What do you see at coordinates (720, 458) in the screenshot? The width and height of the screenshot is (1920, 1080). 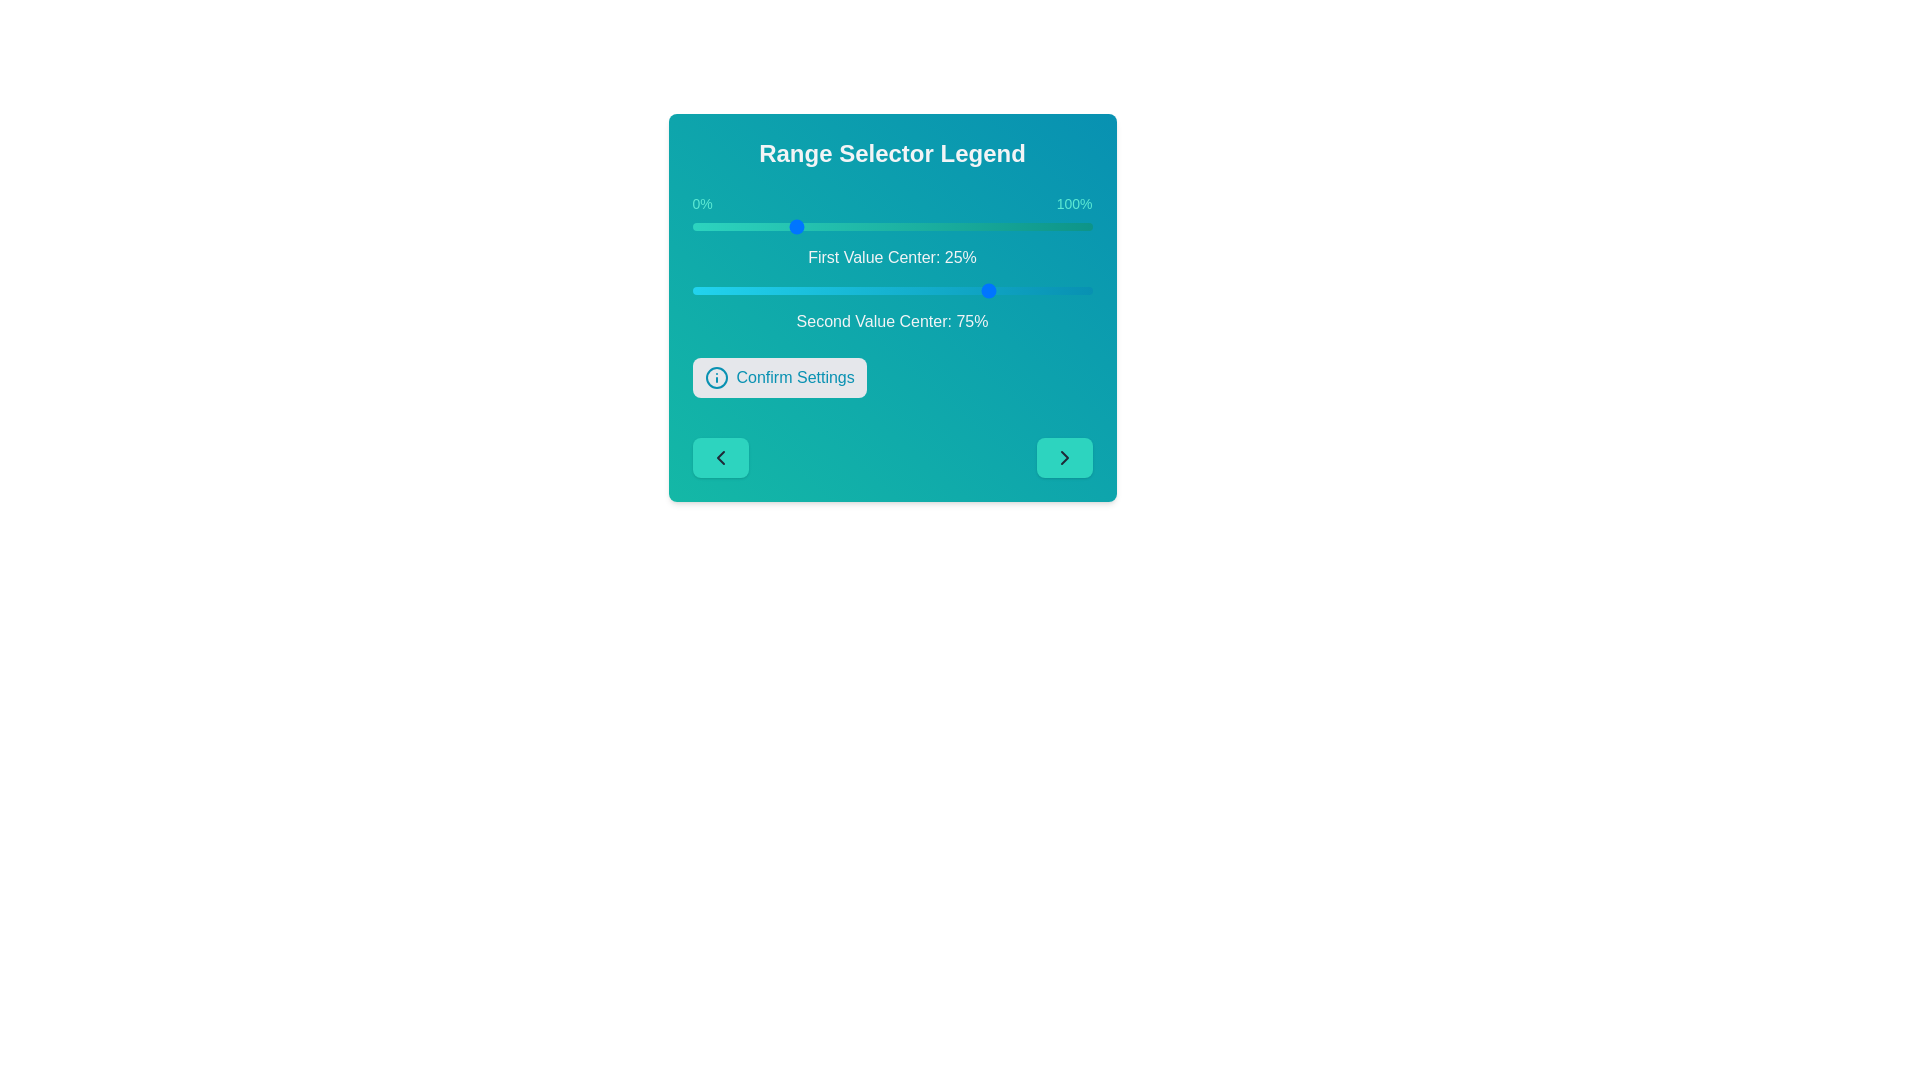 I see `the navigation button located in the bottom-left corner of the control panel` at bounding box center [720, 458].